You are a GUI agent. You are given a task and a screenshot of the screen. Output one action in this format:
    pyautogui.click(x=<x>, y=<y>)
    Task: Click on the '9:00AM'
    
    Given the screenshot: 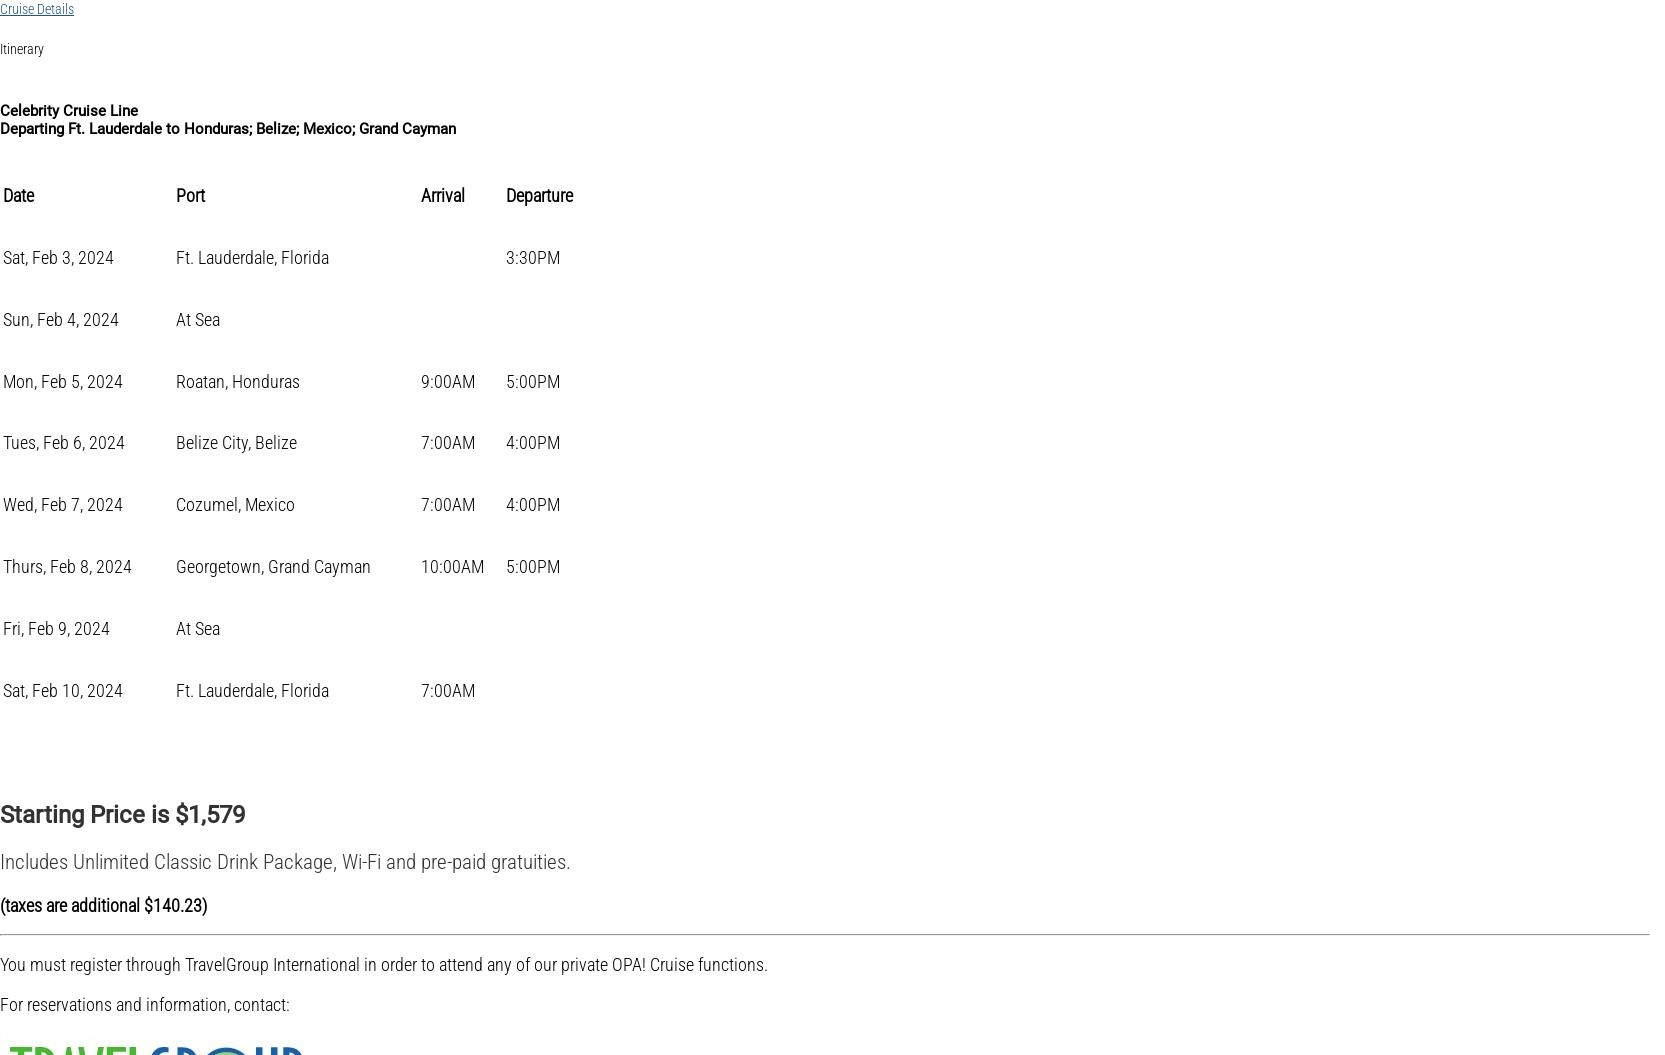 What is the action you would take?
    pyautogui.click(x=420, y=380)
    